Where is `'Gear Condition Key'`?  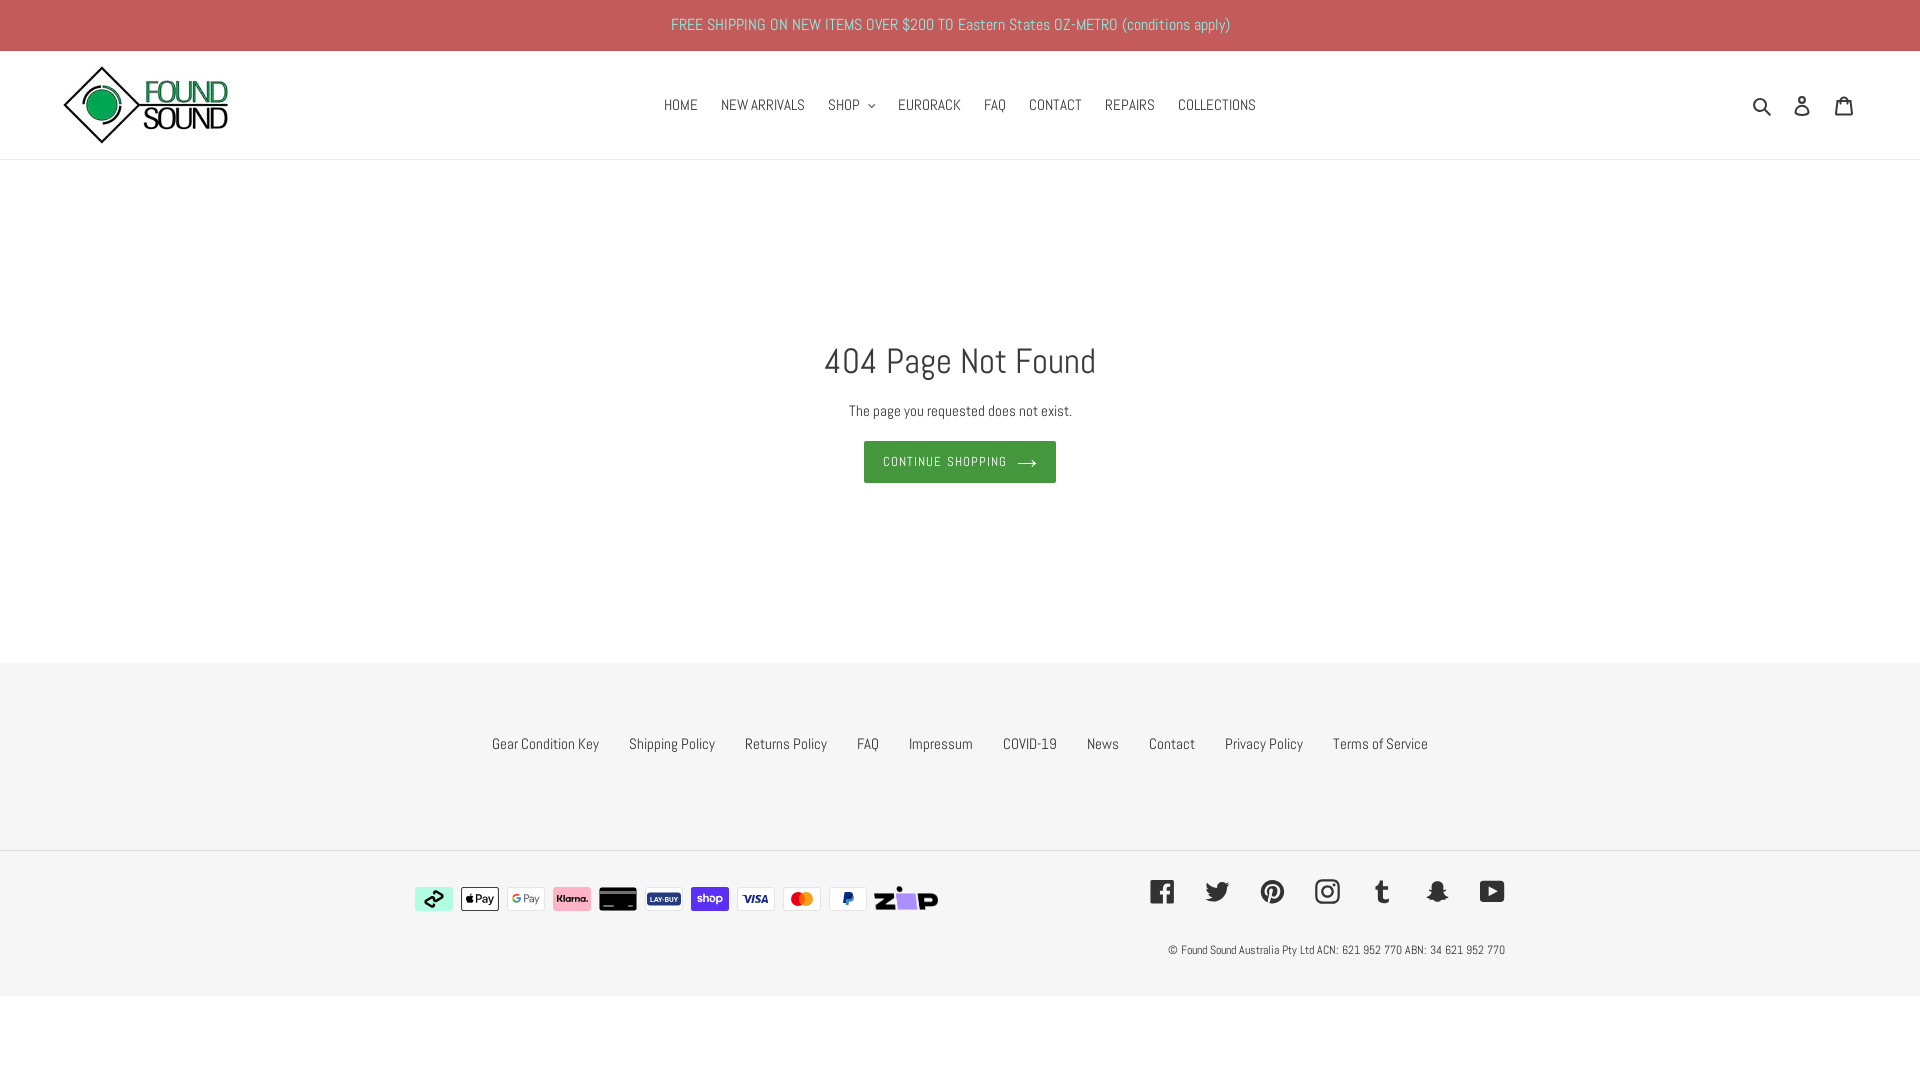
'Gear Condition Key' is located at coordinates (491, 743).